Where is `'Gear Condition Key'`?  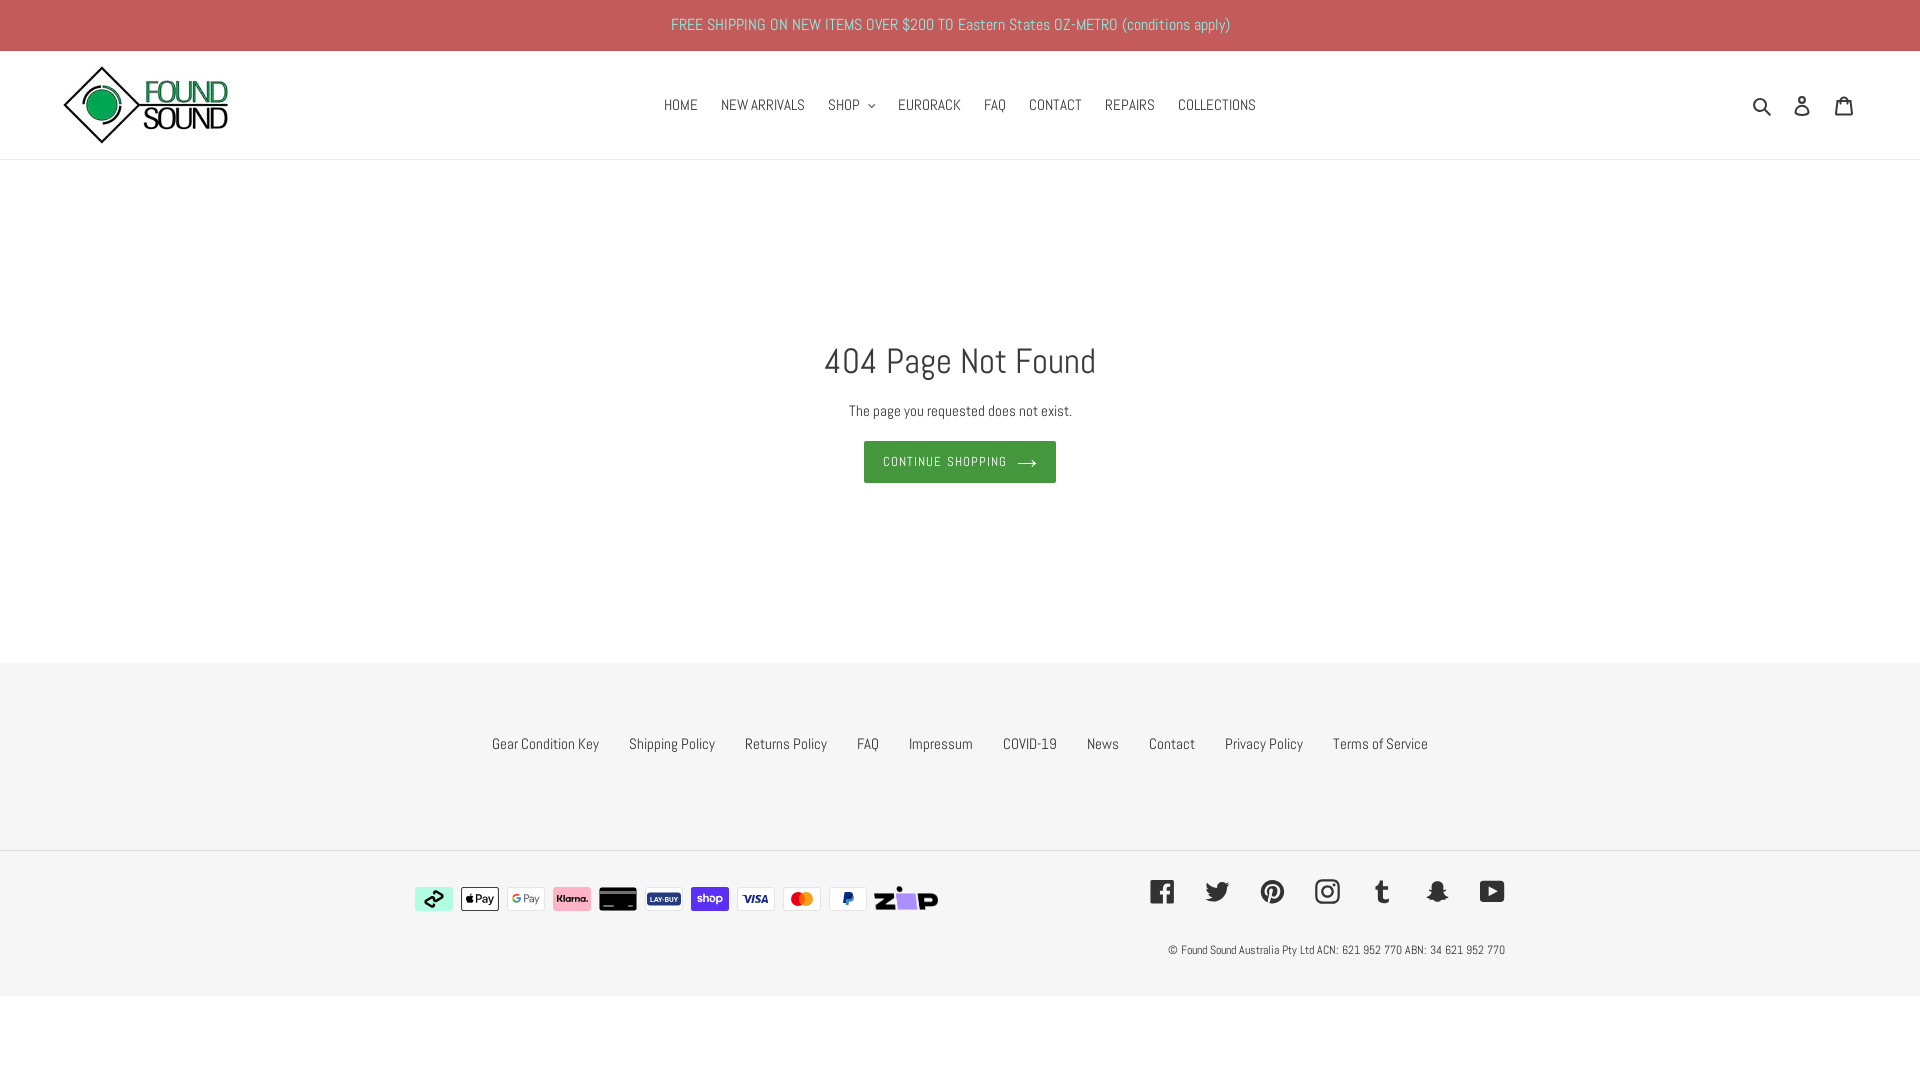
'Gear Condition Key' is located at coordinates (491, 743).